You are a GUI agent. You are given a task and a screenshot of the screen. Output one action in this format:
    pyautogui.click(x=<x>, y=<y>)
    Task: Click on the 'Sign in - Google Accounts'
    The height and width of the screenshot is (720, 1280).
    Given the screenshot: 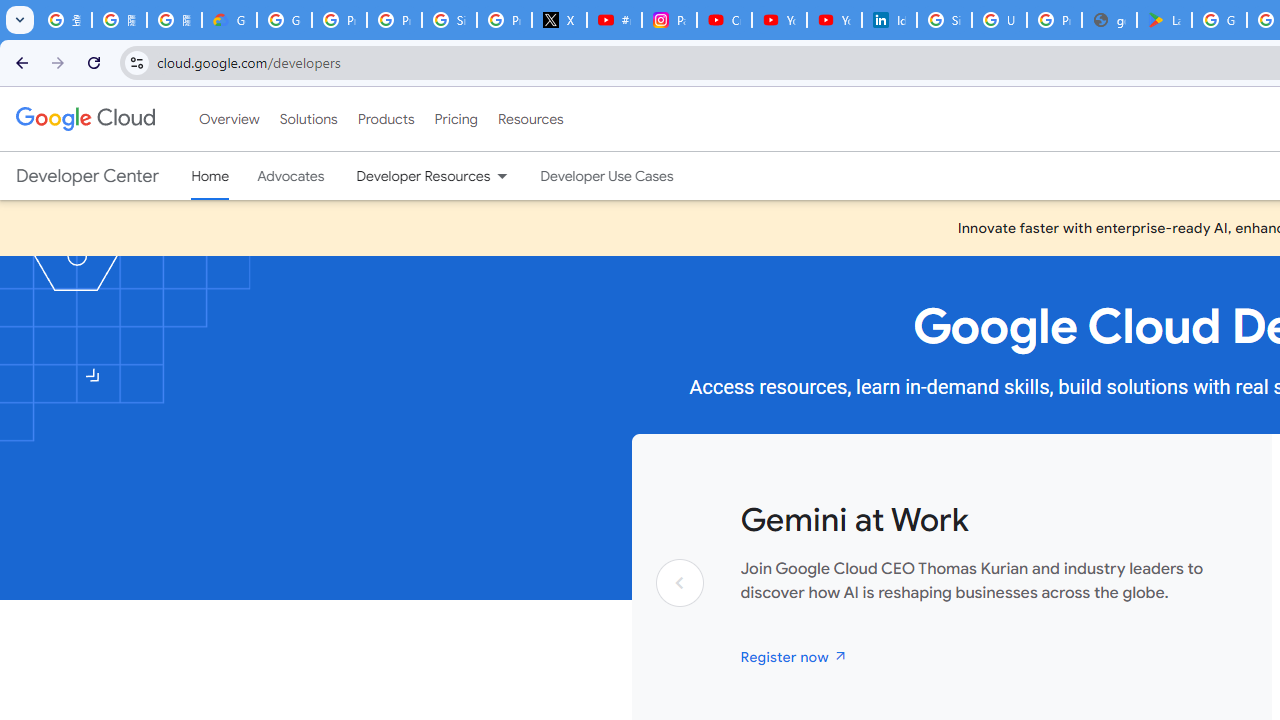 What is the action you would take?
    pyautogui.click(x=448, y=20)
    